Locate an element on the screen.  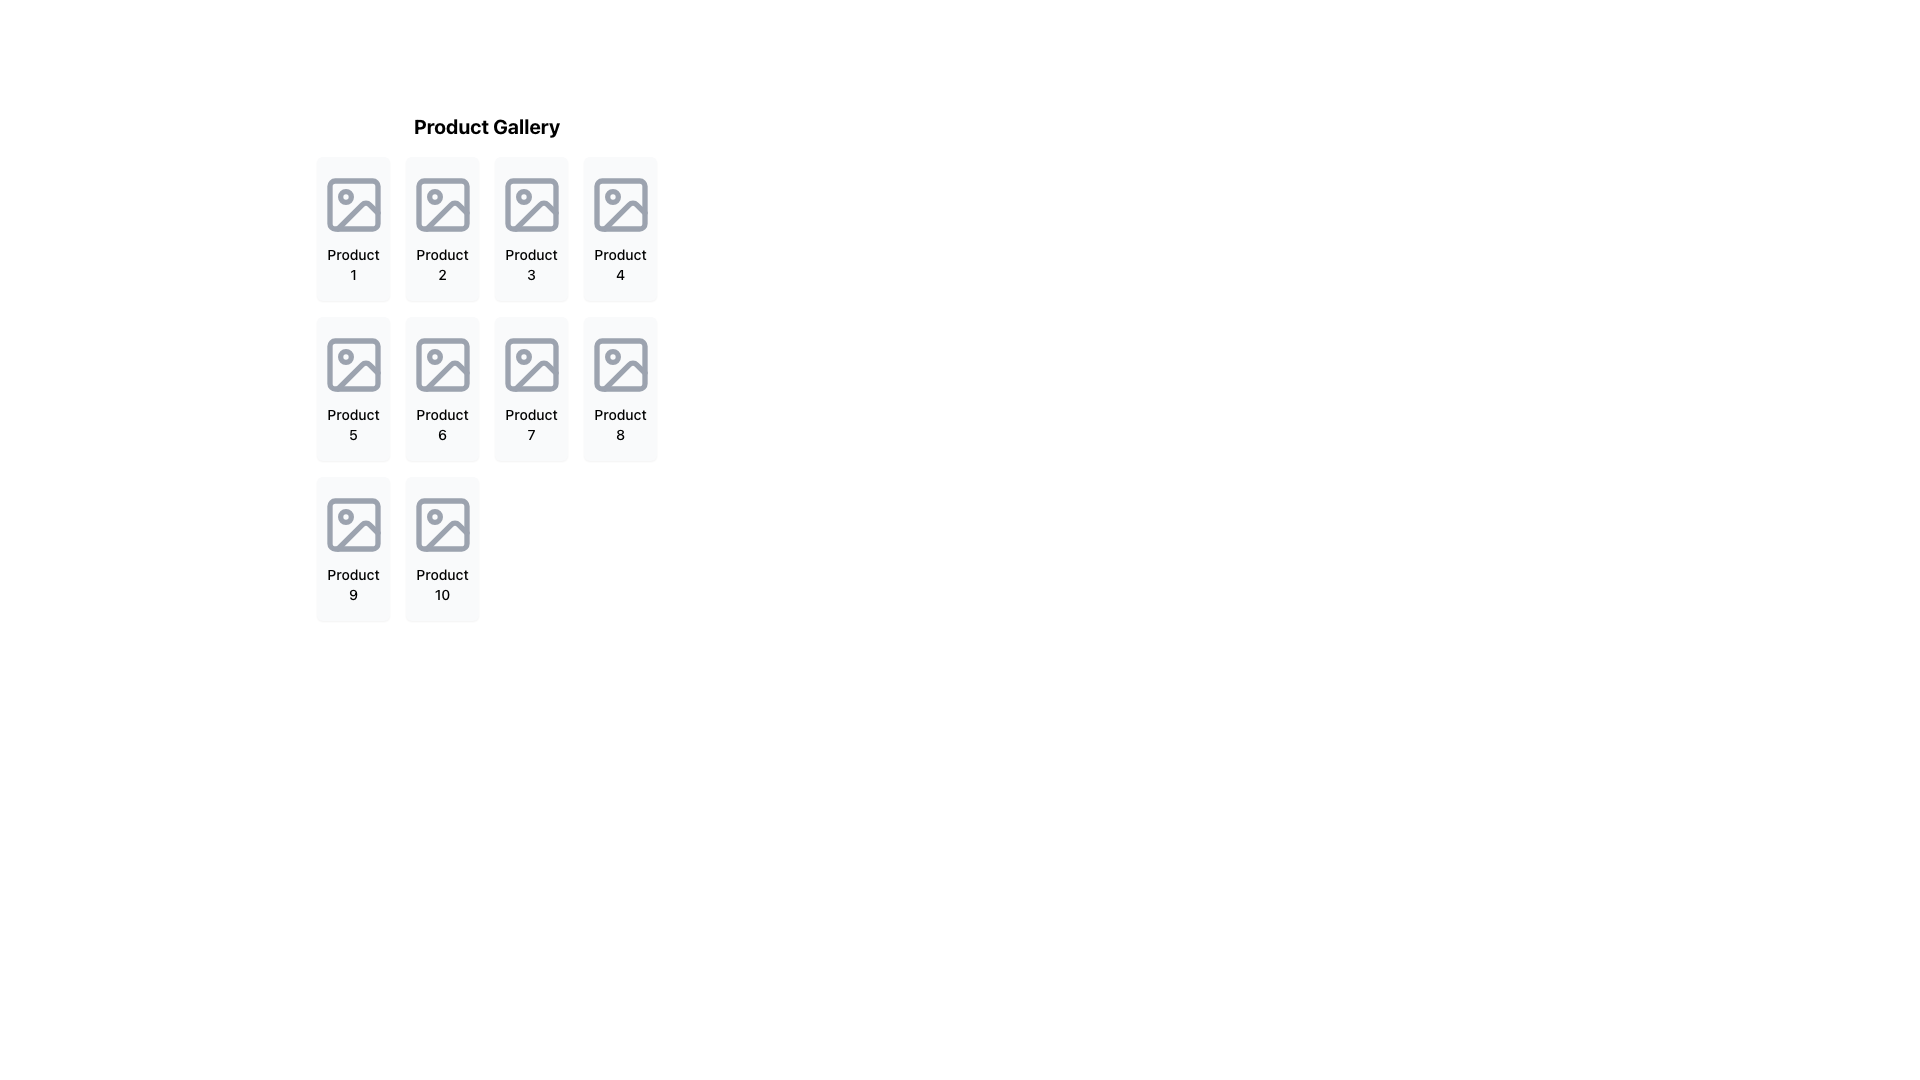
the product card located in the second row, fourth column of the grid layout is located at coordinates (619, 389).